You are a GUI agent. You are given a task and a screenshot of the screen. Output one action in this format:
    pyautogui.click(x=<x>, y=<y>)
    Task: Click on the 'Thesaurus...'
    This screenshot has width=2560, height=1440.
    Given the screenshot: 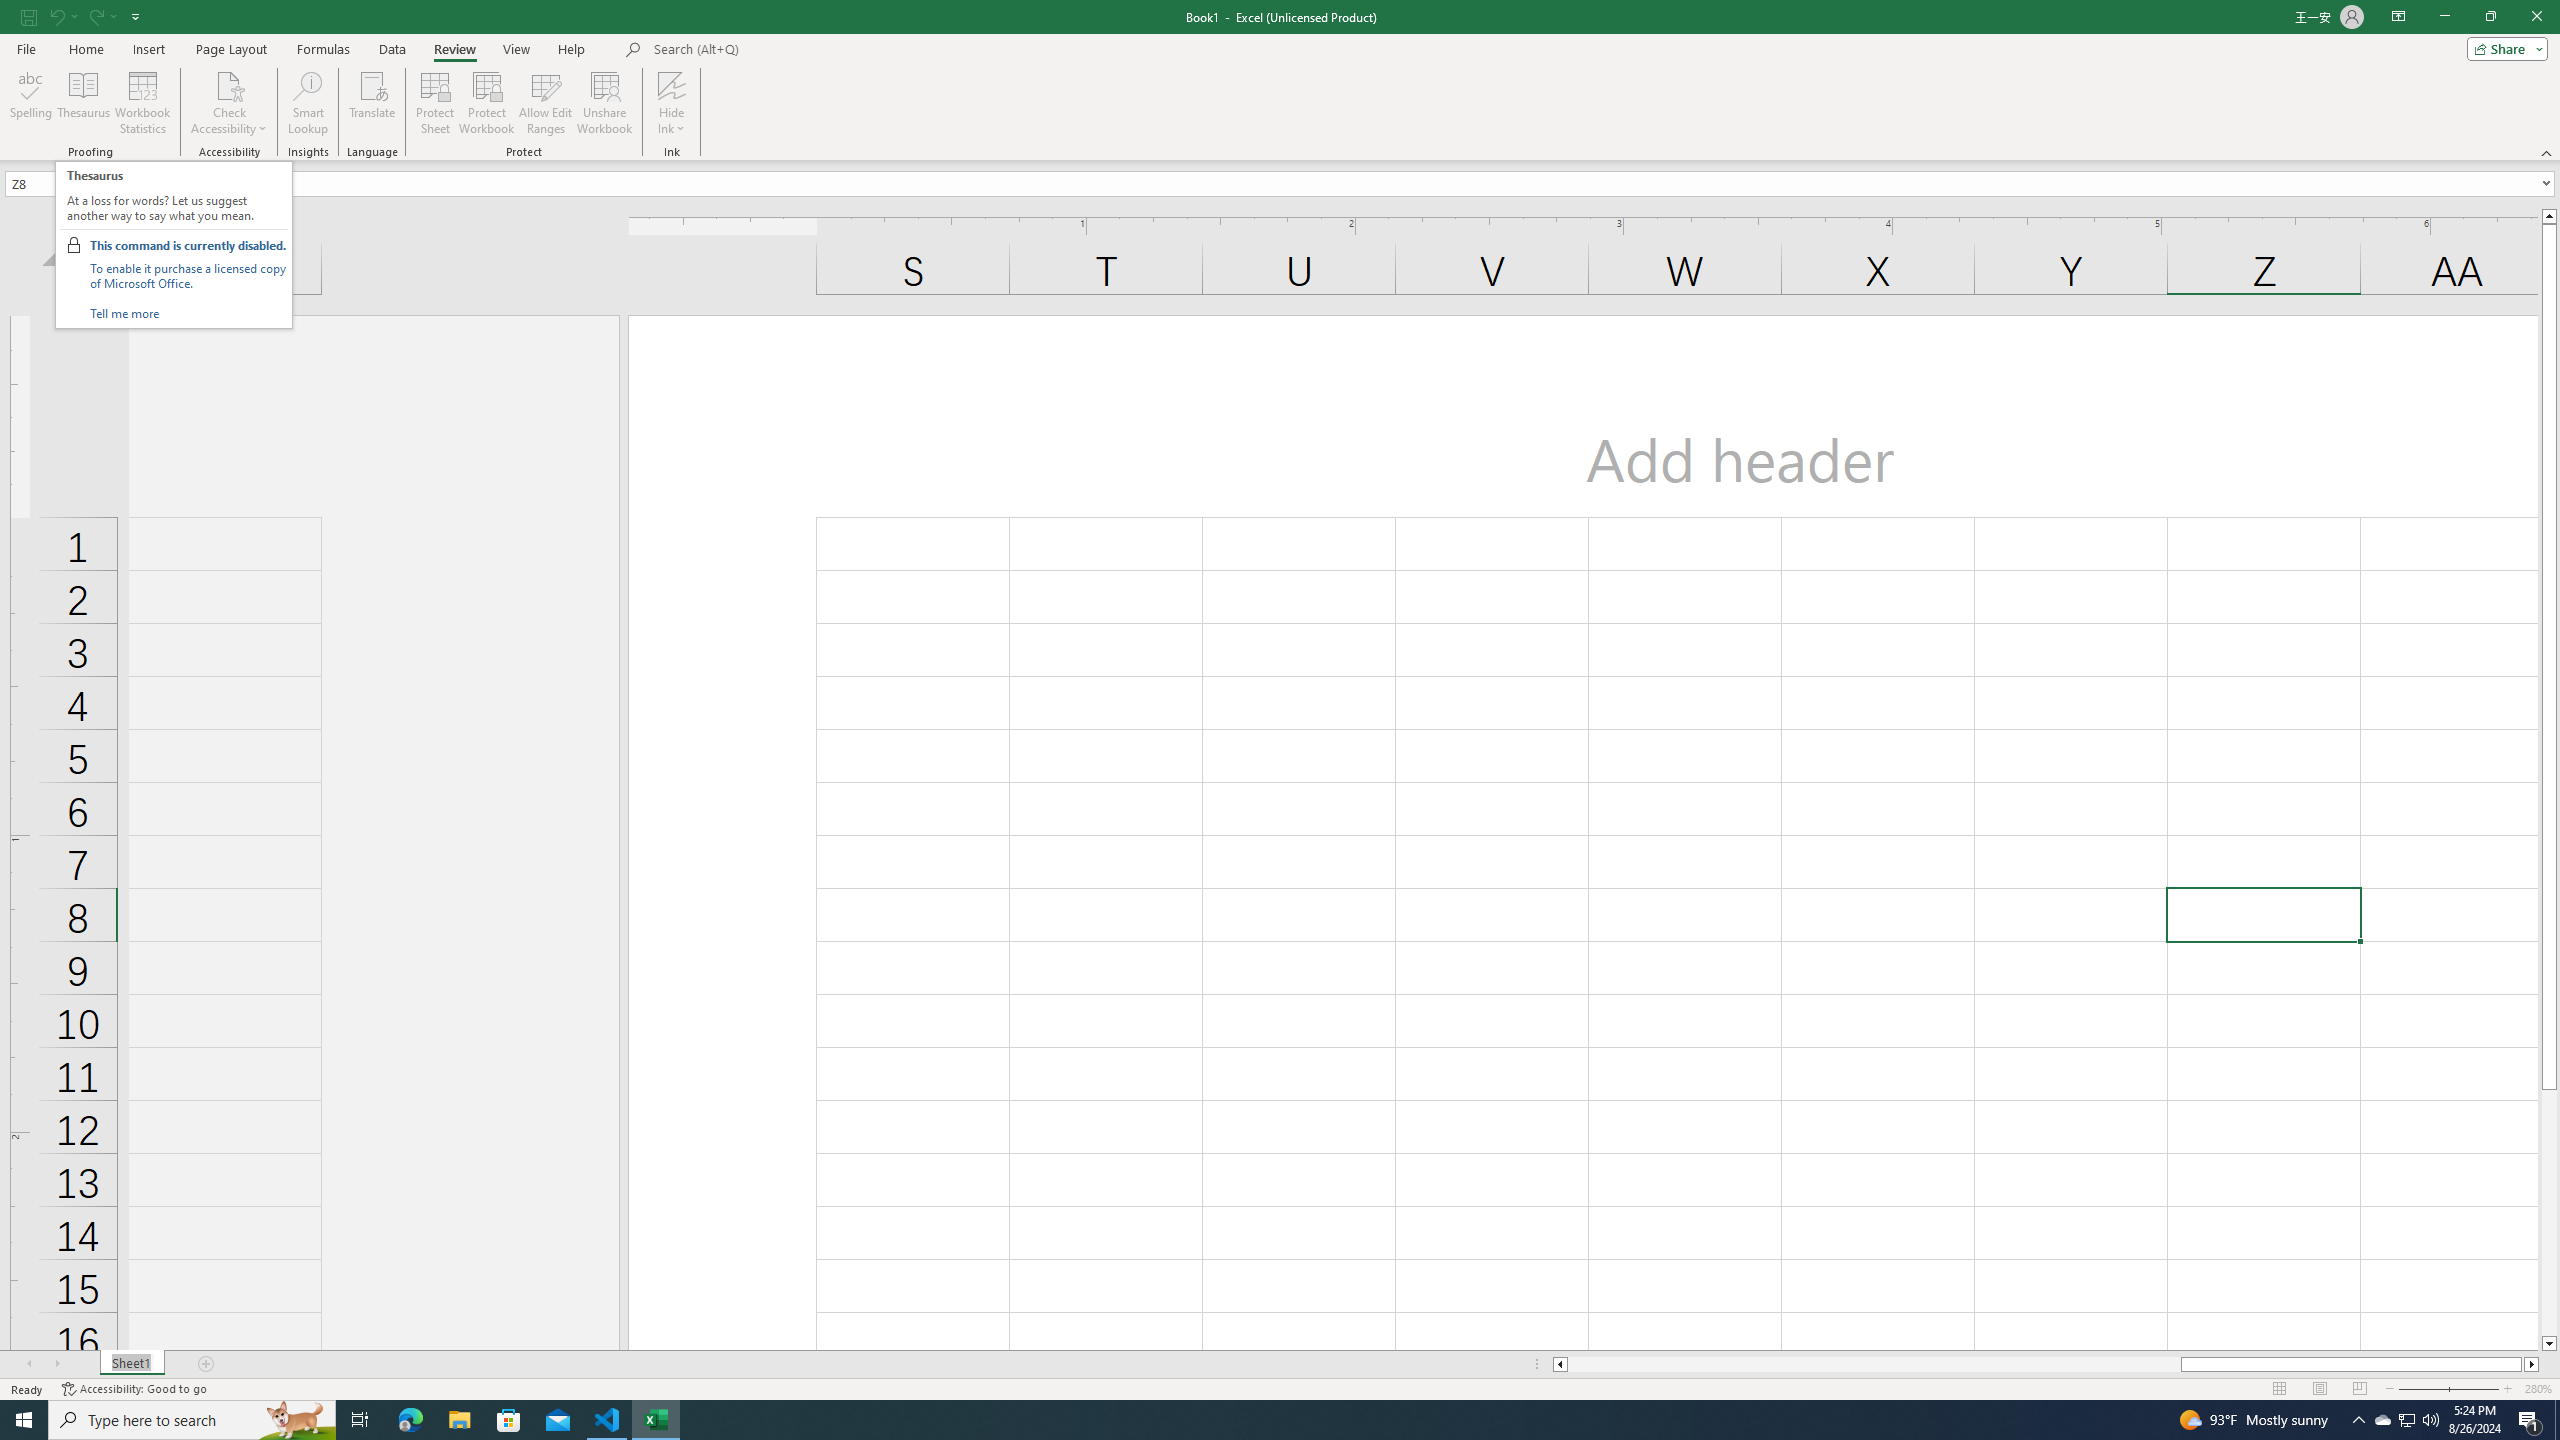 What is the action you would take?
    pyautogui.click(x=82, y=103)
    